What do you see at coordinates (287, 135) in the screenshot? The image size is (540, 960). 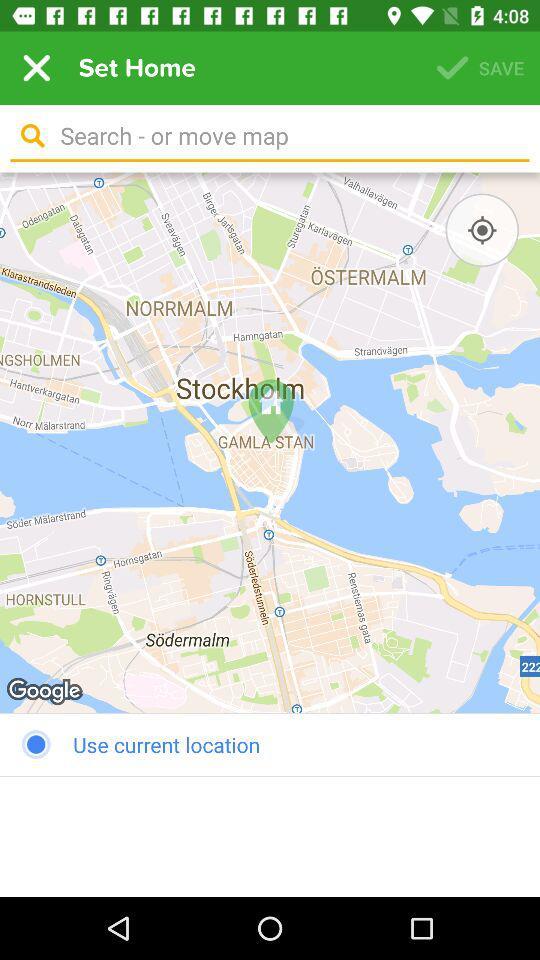 I see `search` at bounding box center [287, 135].